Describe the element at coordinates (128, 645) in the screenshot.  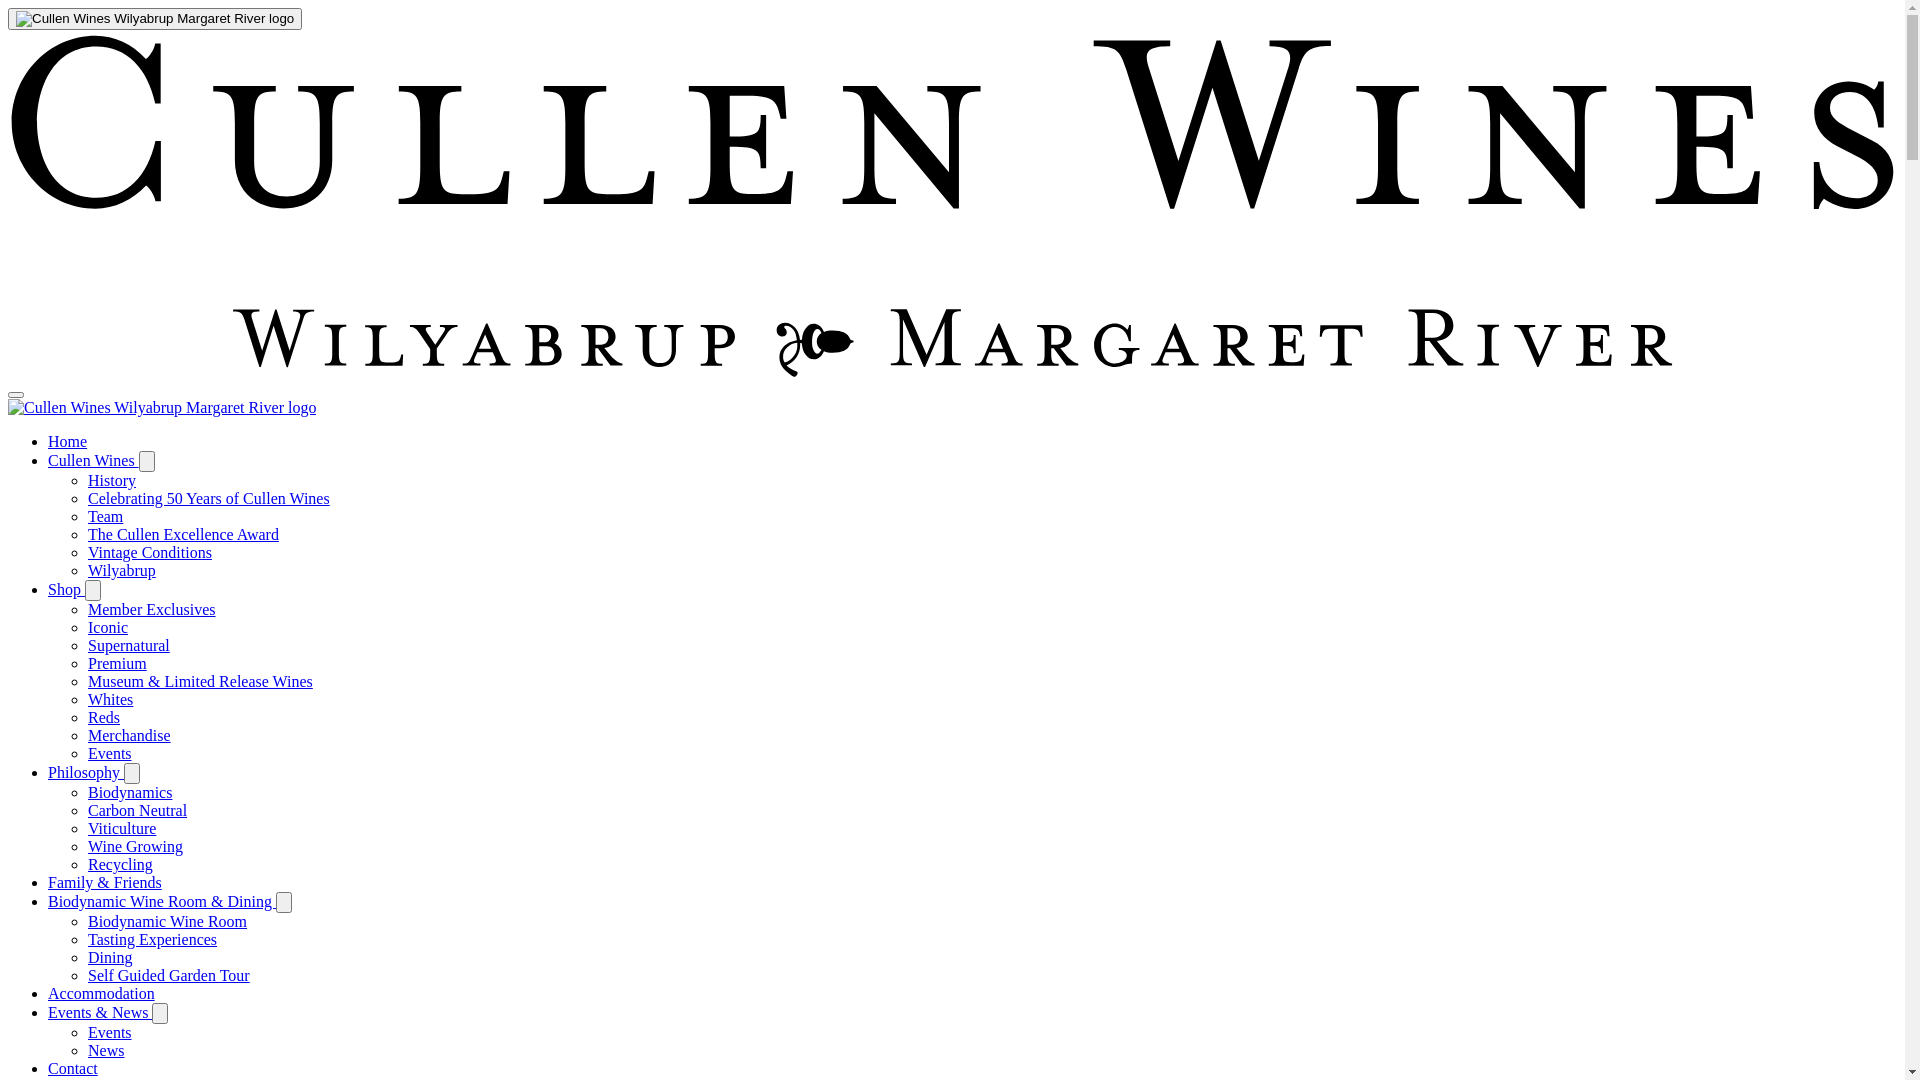
I see `'Supernatural'` at that location.